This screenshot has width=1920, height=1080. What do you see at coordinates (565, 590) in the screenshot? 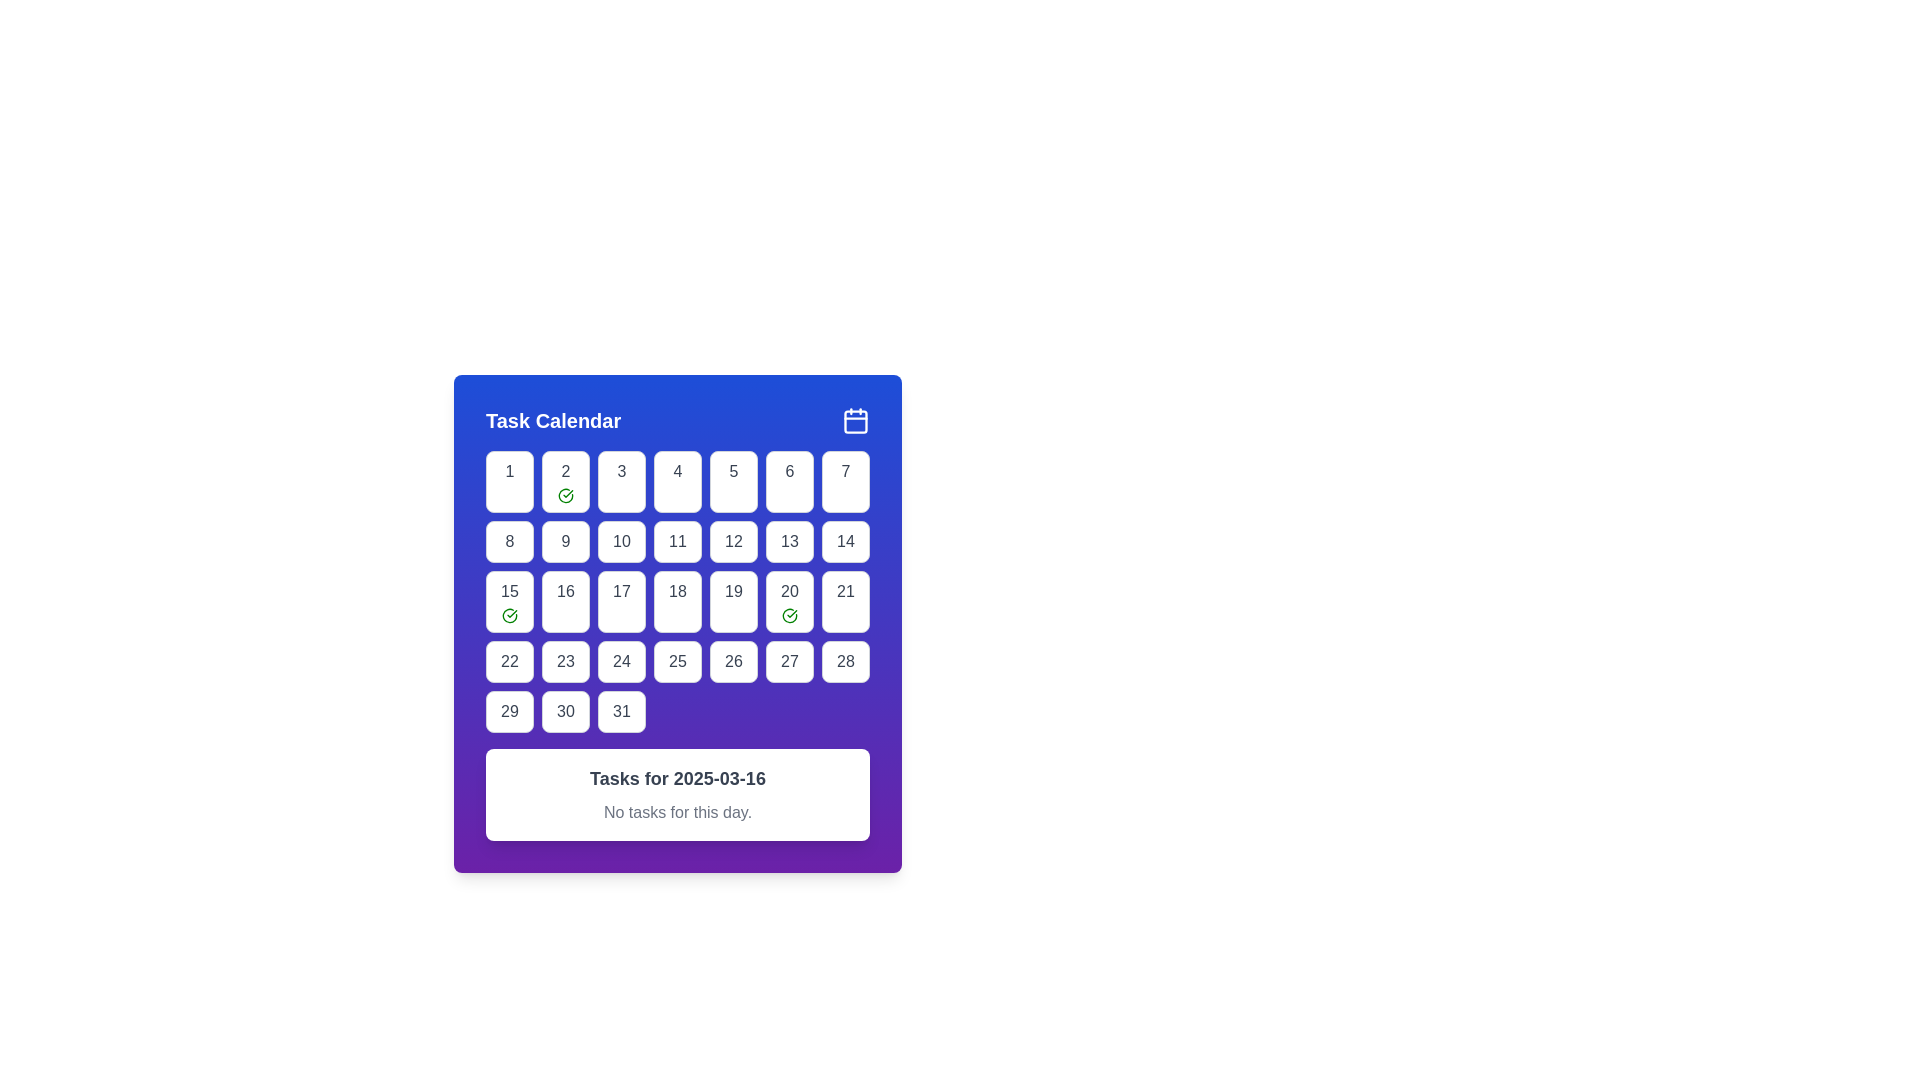
I see `text content '16' displayed in the text node within the rounded rectangular box in the fourth row and second column of the calendar grid` at bounding box center [565, 590].